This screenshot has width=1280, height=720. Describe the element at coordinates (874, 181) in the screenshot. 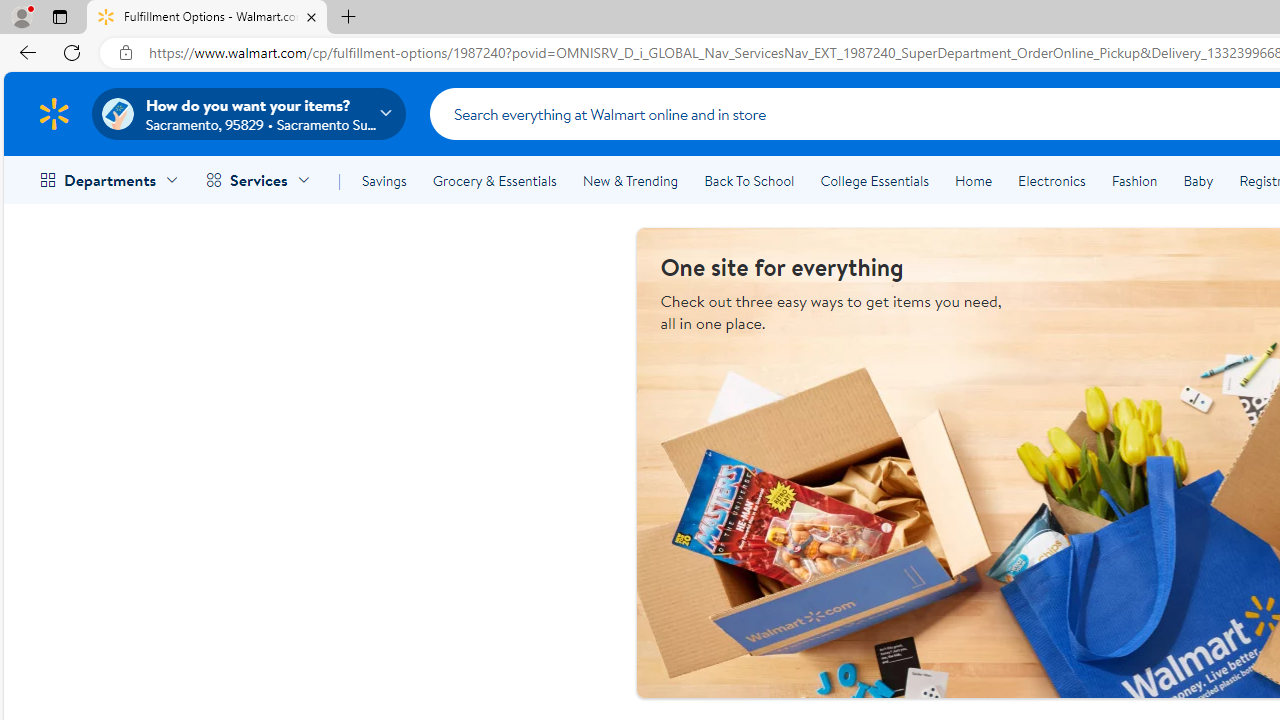

I see `'College Essentials'` at that location.